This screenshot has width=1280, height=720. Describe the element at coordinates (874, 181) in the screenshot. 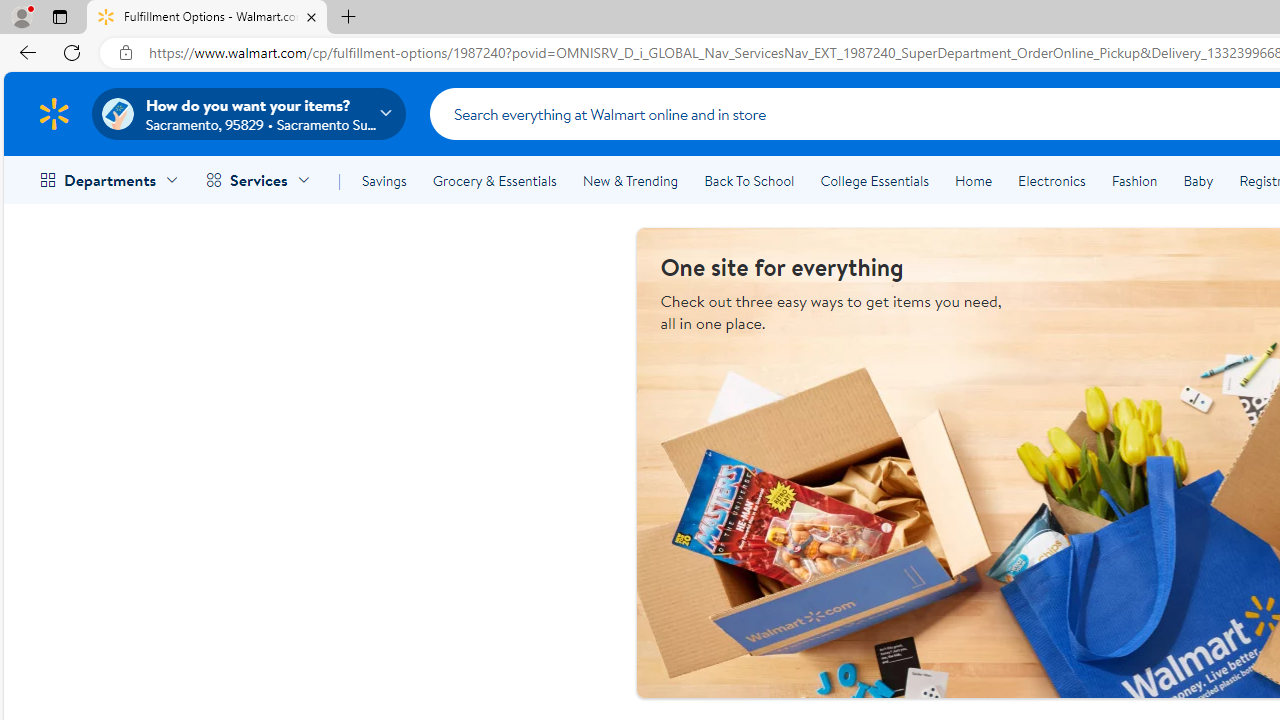

I see `'College Essentials'` at that location.